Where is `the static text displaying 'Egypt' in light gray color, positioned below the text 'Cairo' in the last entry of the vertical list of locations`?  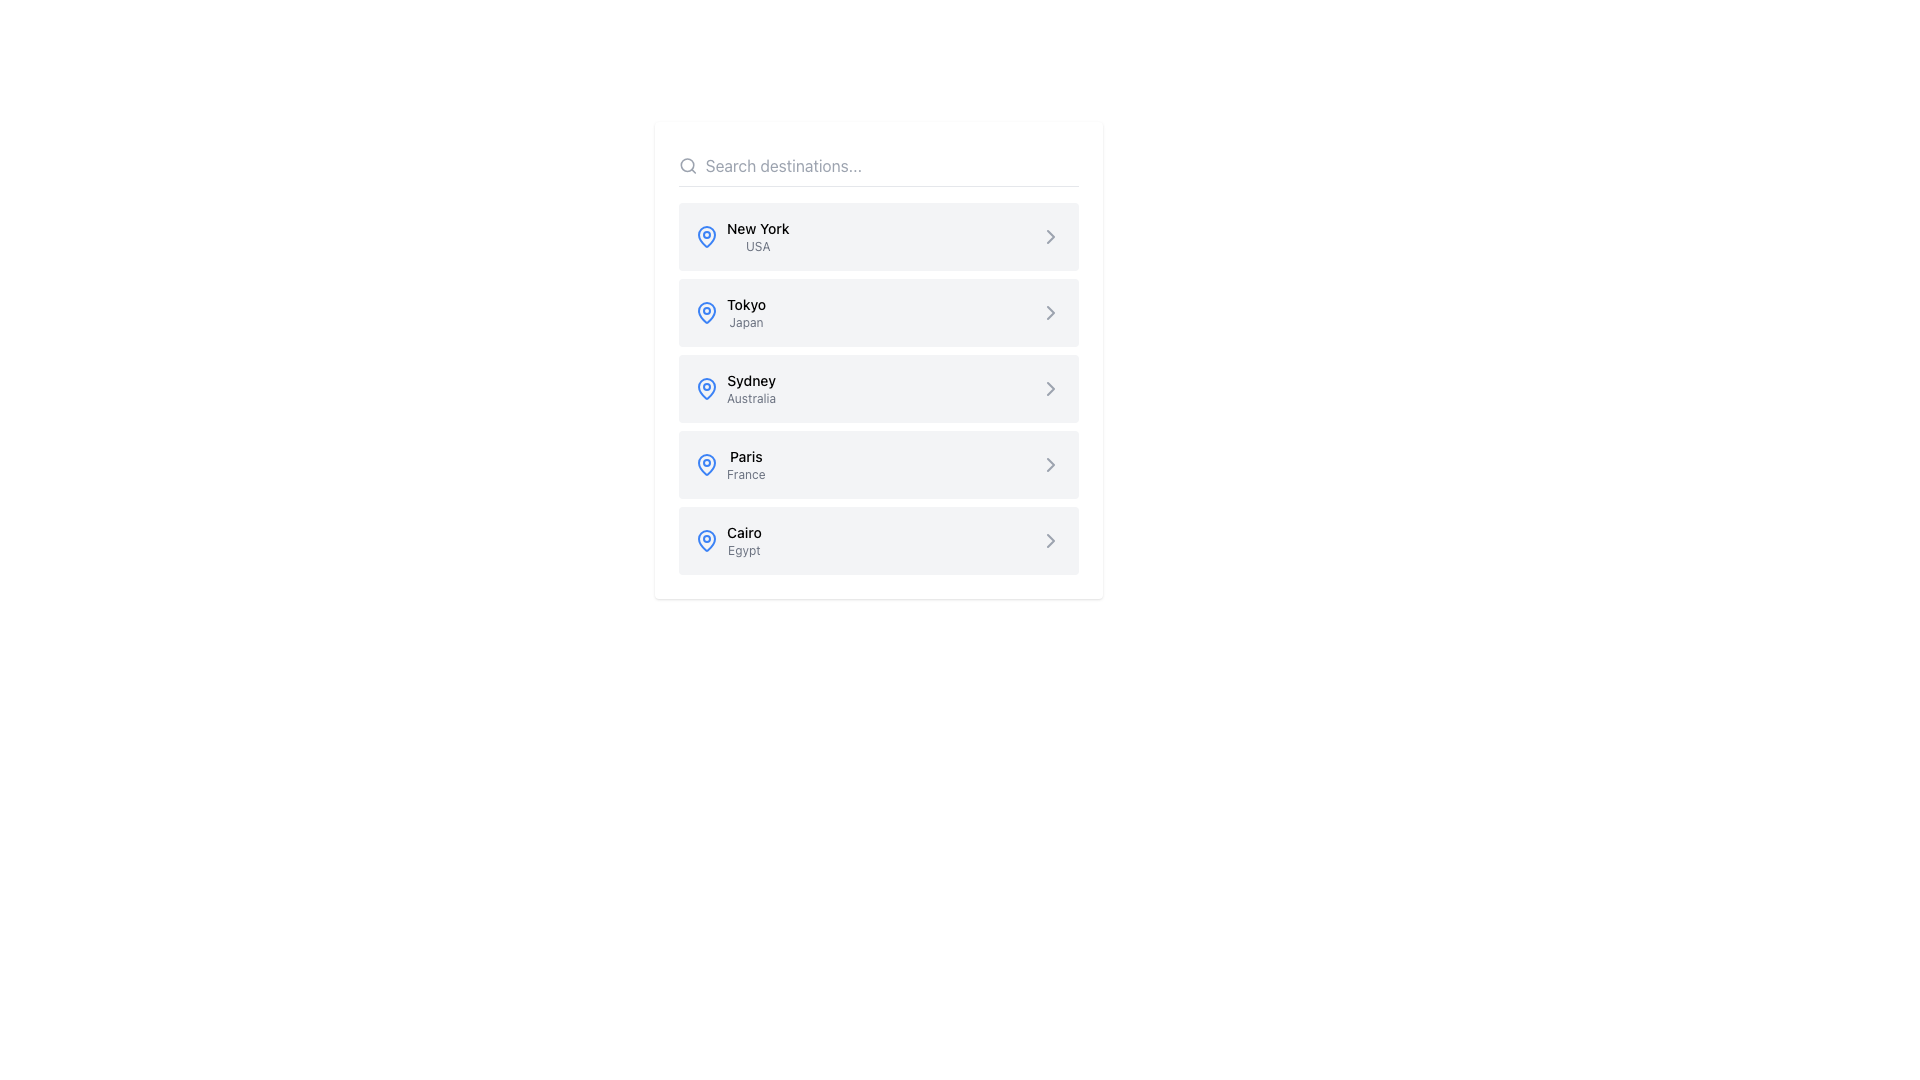 the static text displaying 'Egypt' in light gray color, positioned below the text 'Cairo' in the last entry of the vertical list of locations is located at coordinates (743, 551).